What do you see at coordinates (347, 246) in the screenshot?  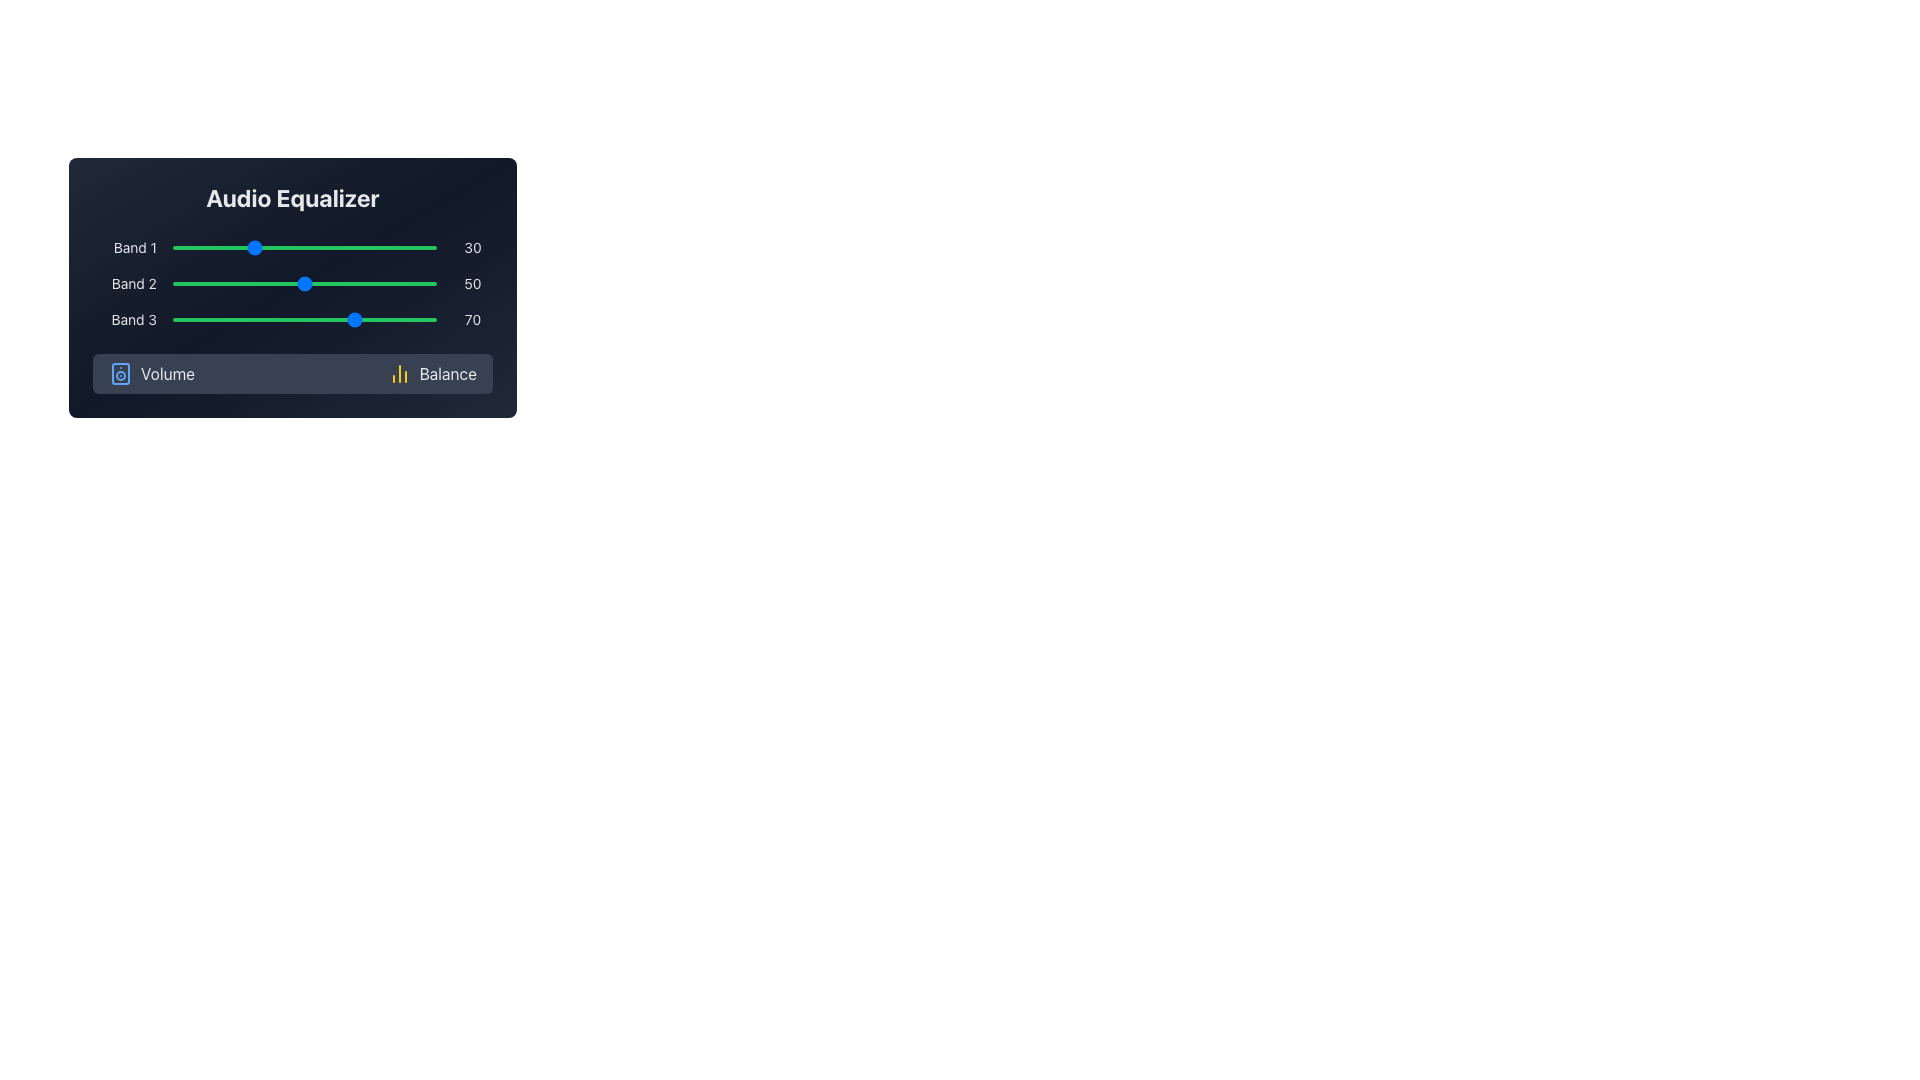 I see `the slider labeled 'Band 1'` at bounding box center [347, 246].